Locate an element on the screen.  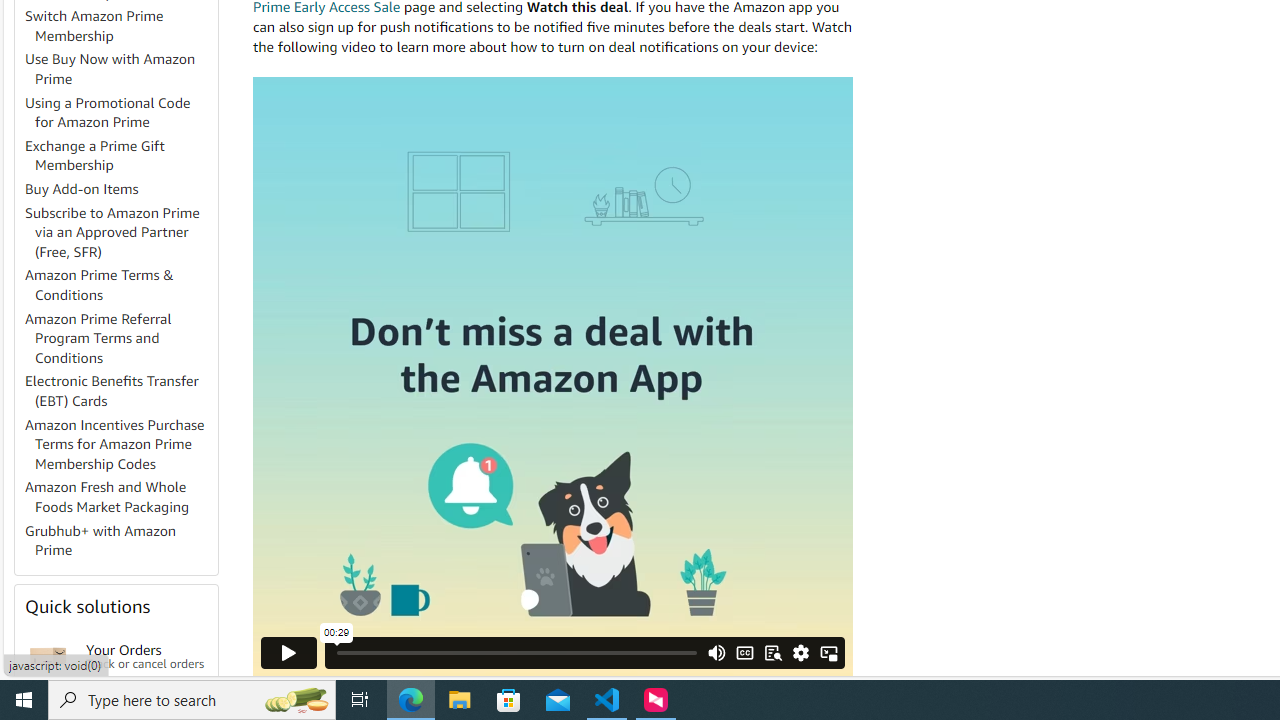
'Amazon Prime Referral Program Terms and Conditions' is located at coordinates (97, 337).